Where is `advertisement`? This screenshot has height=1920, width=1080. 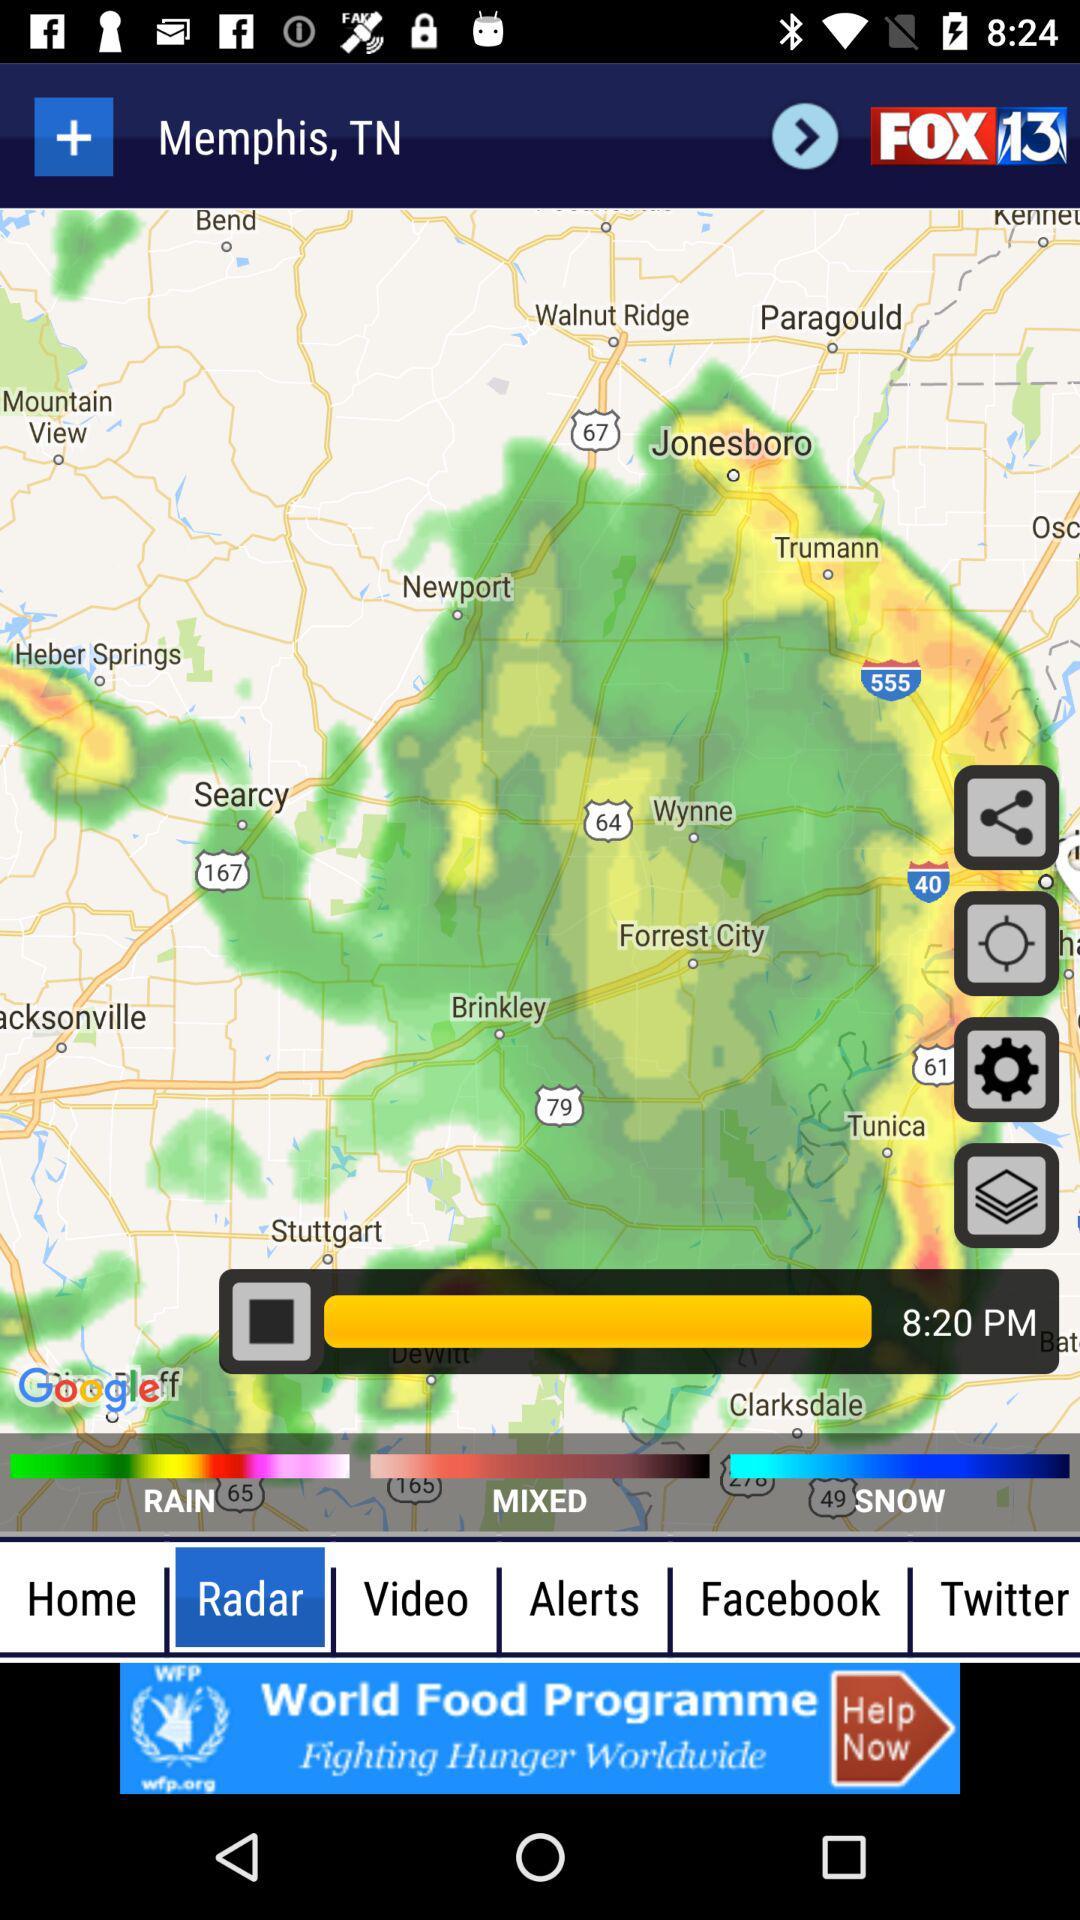
advertisement is located at coordinates (540, 1727).